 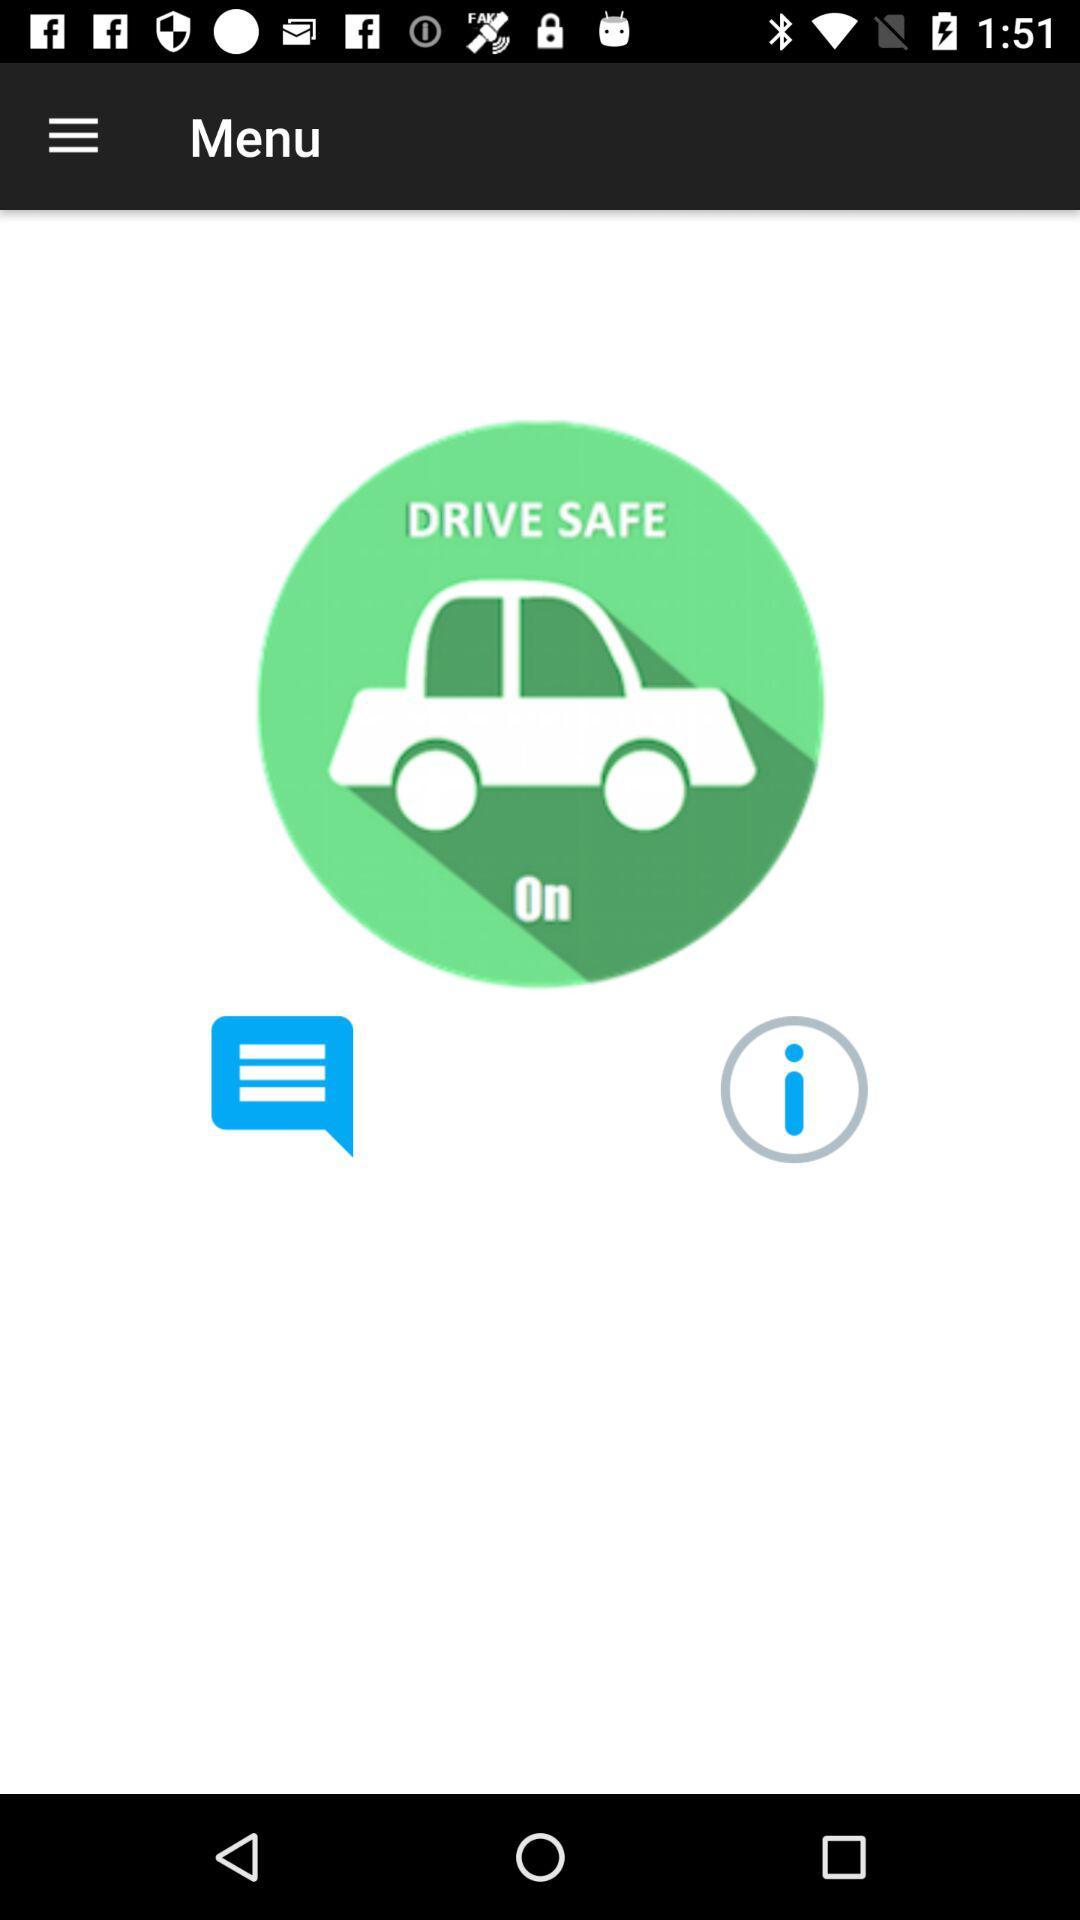 What do you see at coordinates (282, 1086) in the screenshot?
I see `read test messaging` at bounding box center [282, 1086].